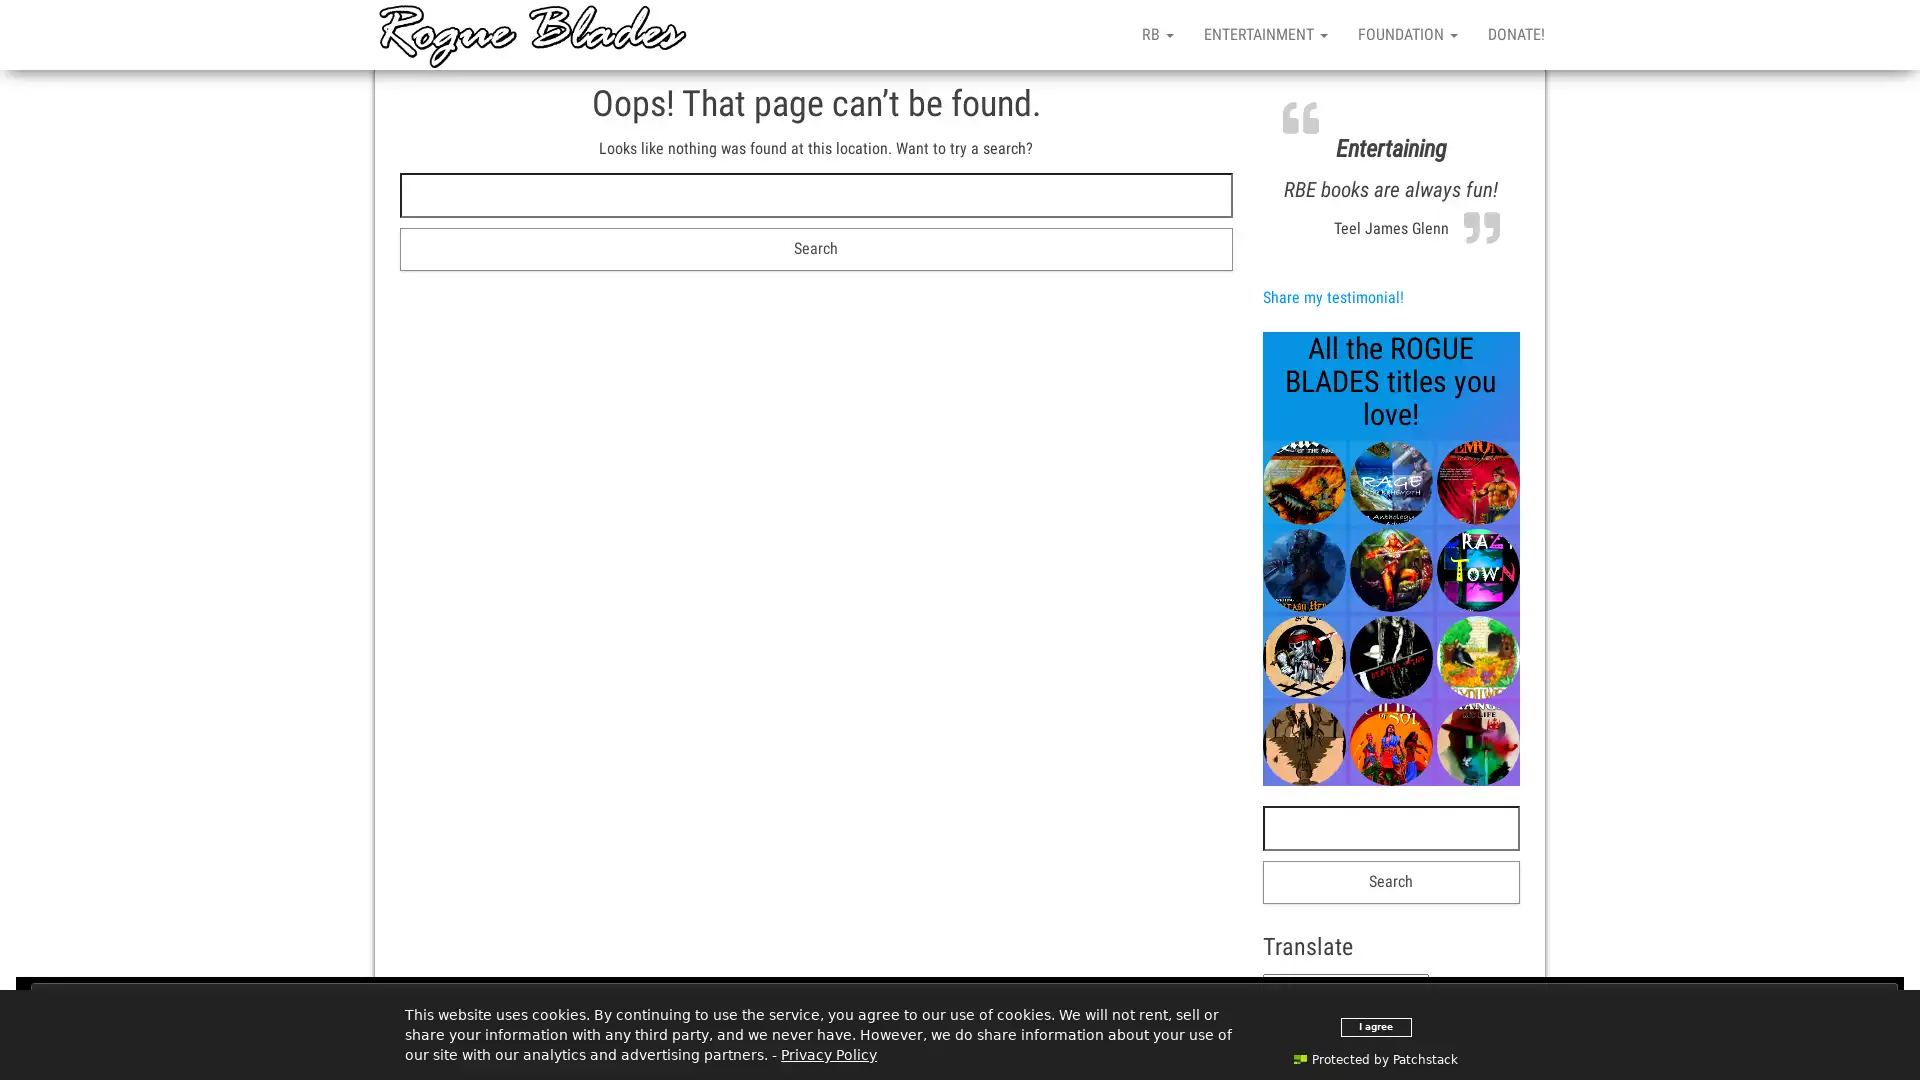 This screenshot has height=1080, width=1920. I want to click on Search, so click(1390, 880).